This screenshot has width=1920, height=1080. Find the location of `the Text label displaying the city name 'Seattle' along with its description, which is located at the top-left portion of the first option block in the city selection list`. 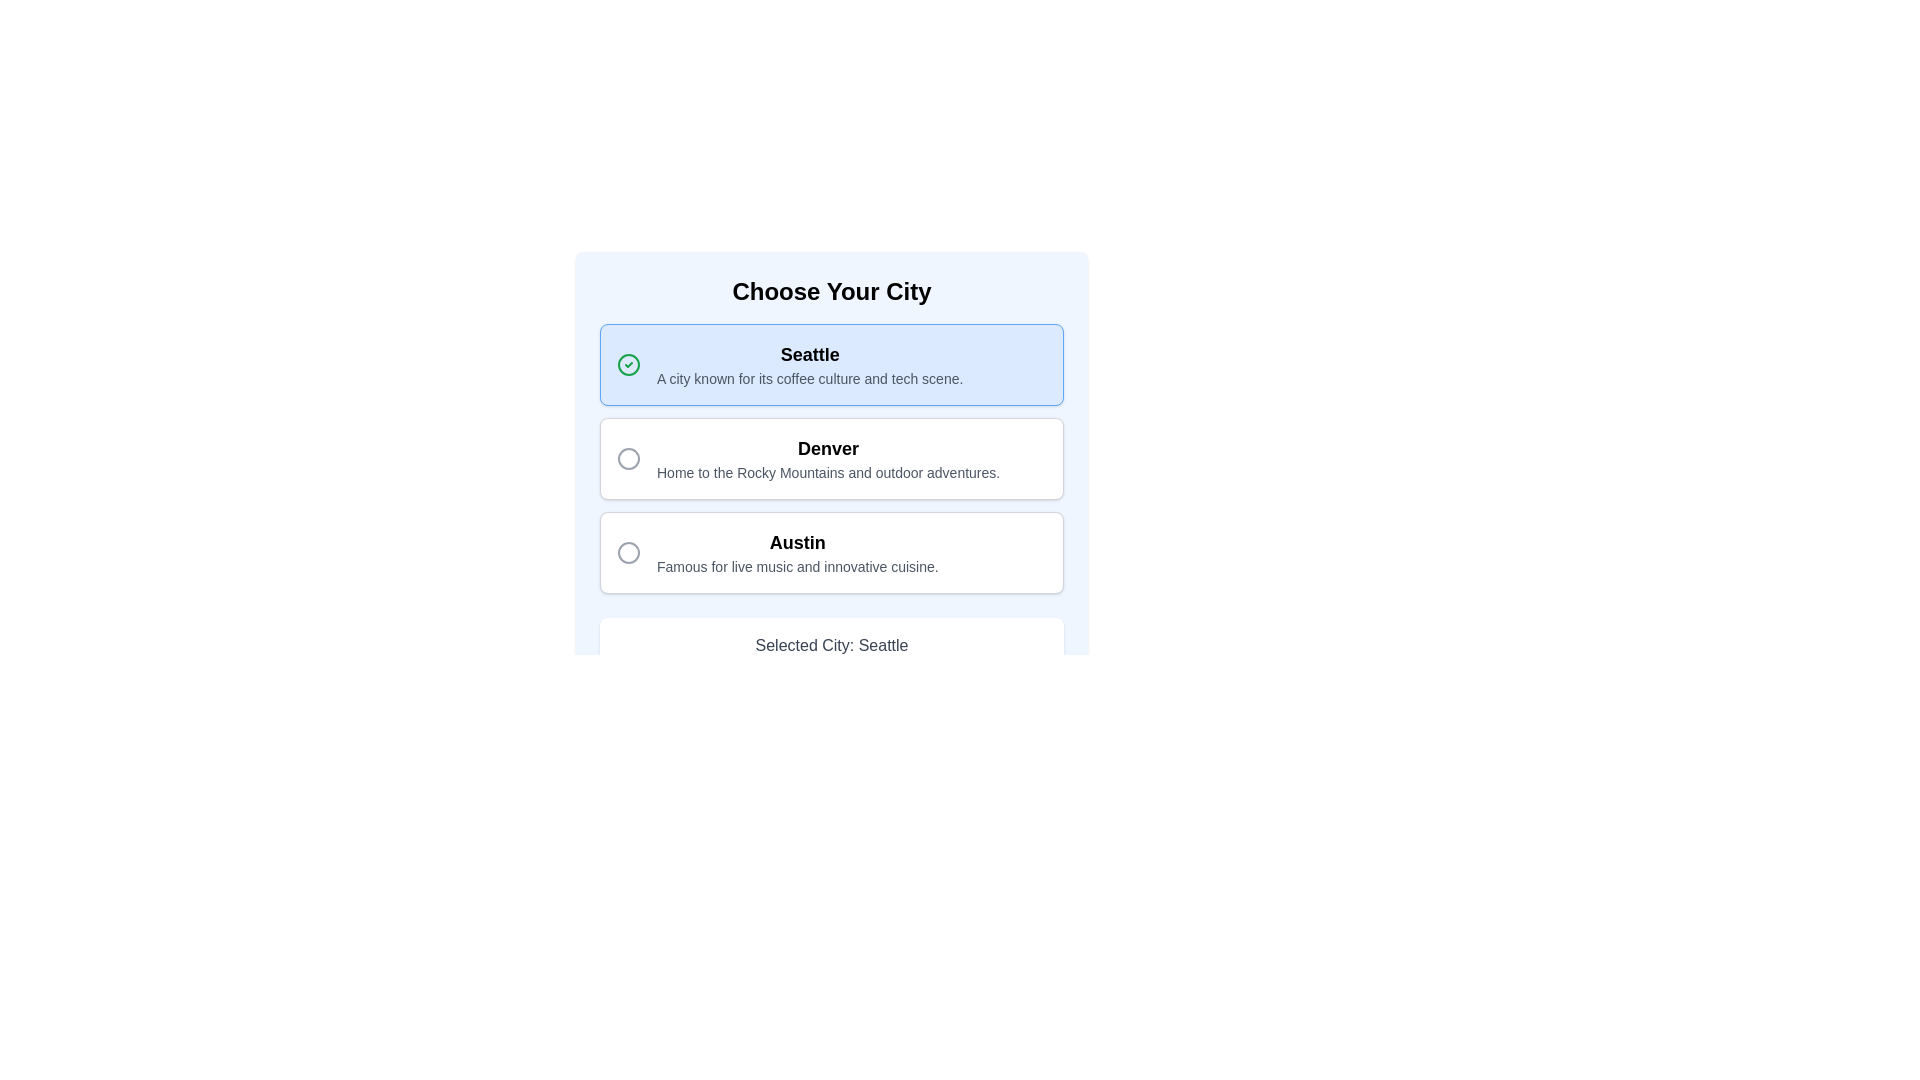

the Text label displaying the city name 'Seattle' along with its description, which is located at the top-left portion of the first option block in the city selection list is located at coordinates (810, 365).